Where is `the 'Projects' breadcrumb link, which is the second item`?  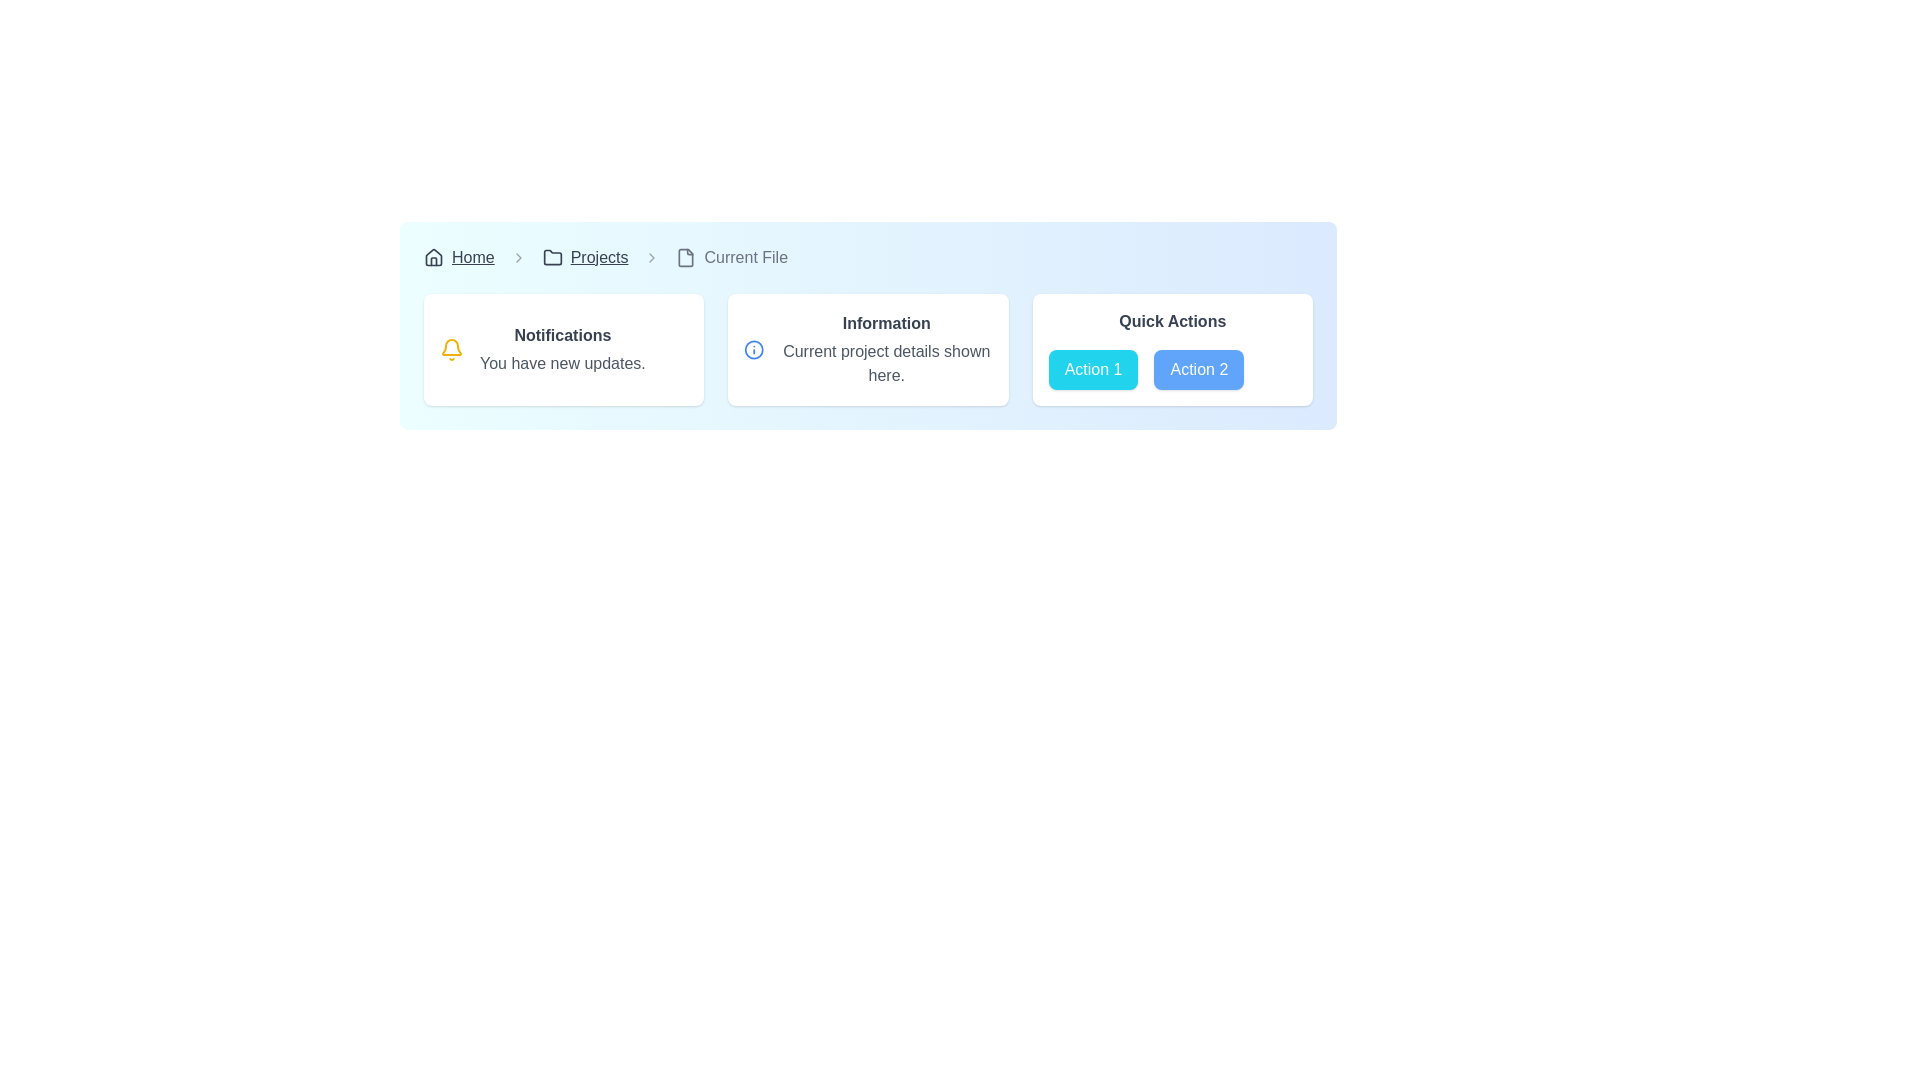 the 'Projects' breadcrumb link, which is the second item is located at coordinates (584, 257).